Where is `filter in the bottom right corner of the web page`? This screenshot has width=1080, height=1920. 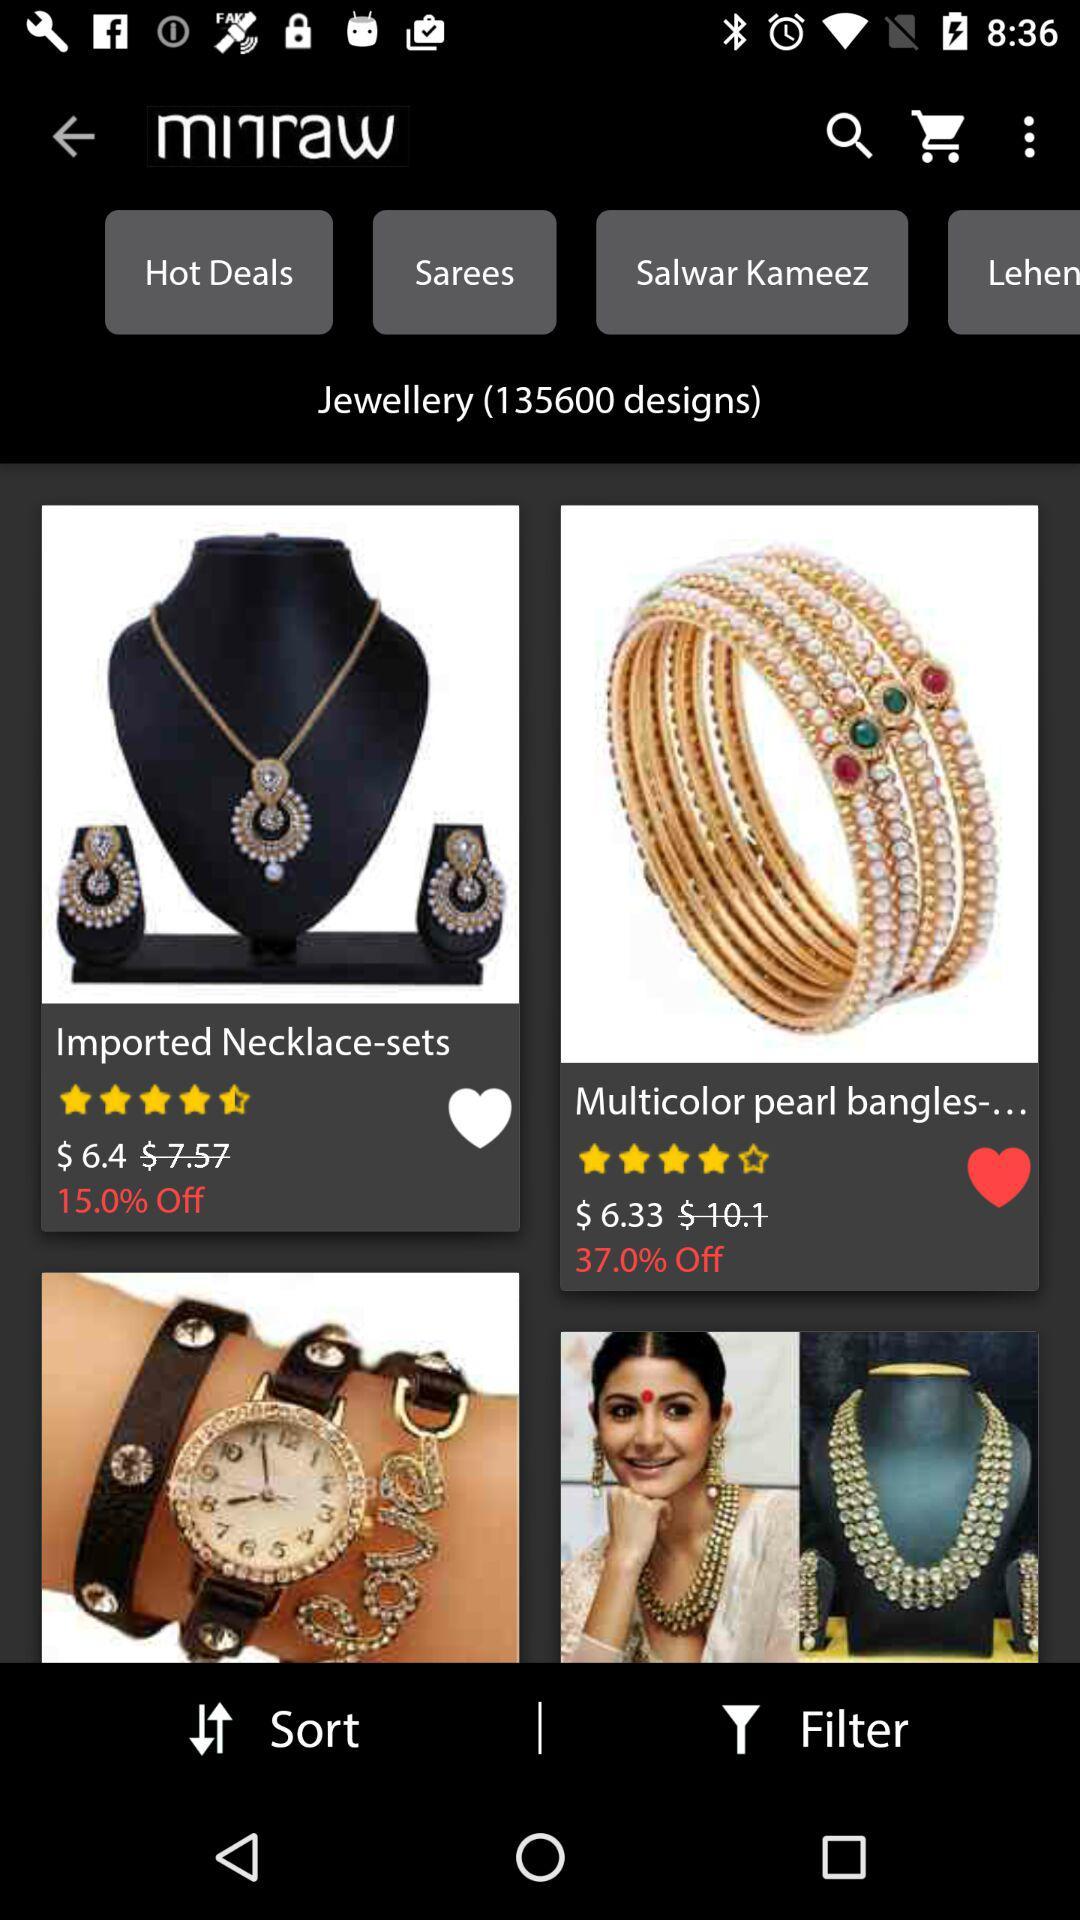 filter in the bottom right corner of the web page is located at coordinates (810, 1727).